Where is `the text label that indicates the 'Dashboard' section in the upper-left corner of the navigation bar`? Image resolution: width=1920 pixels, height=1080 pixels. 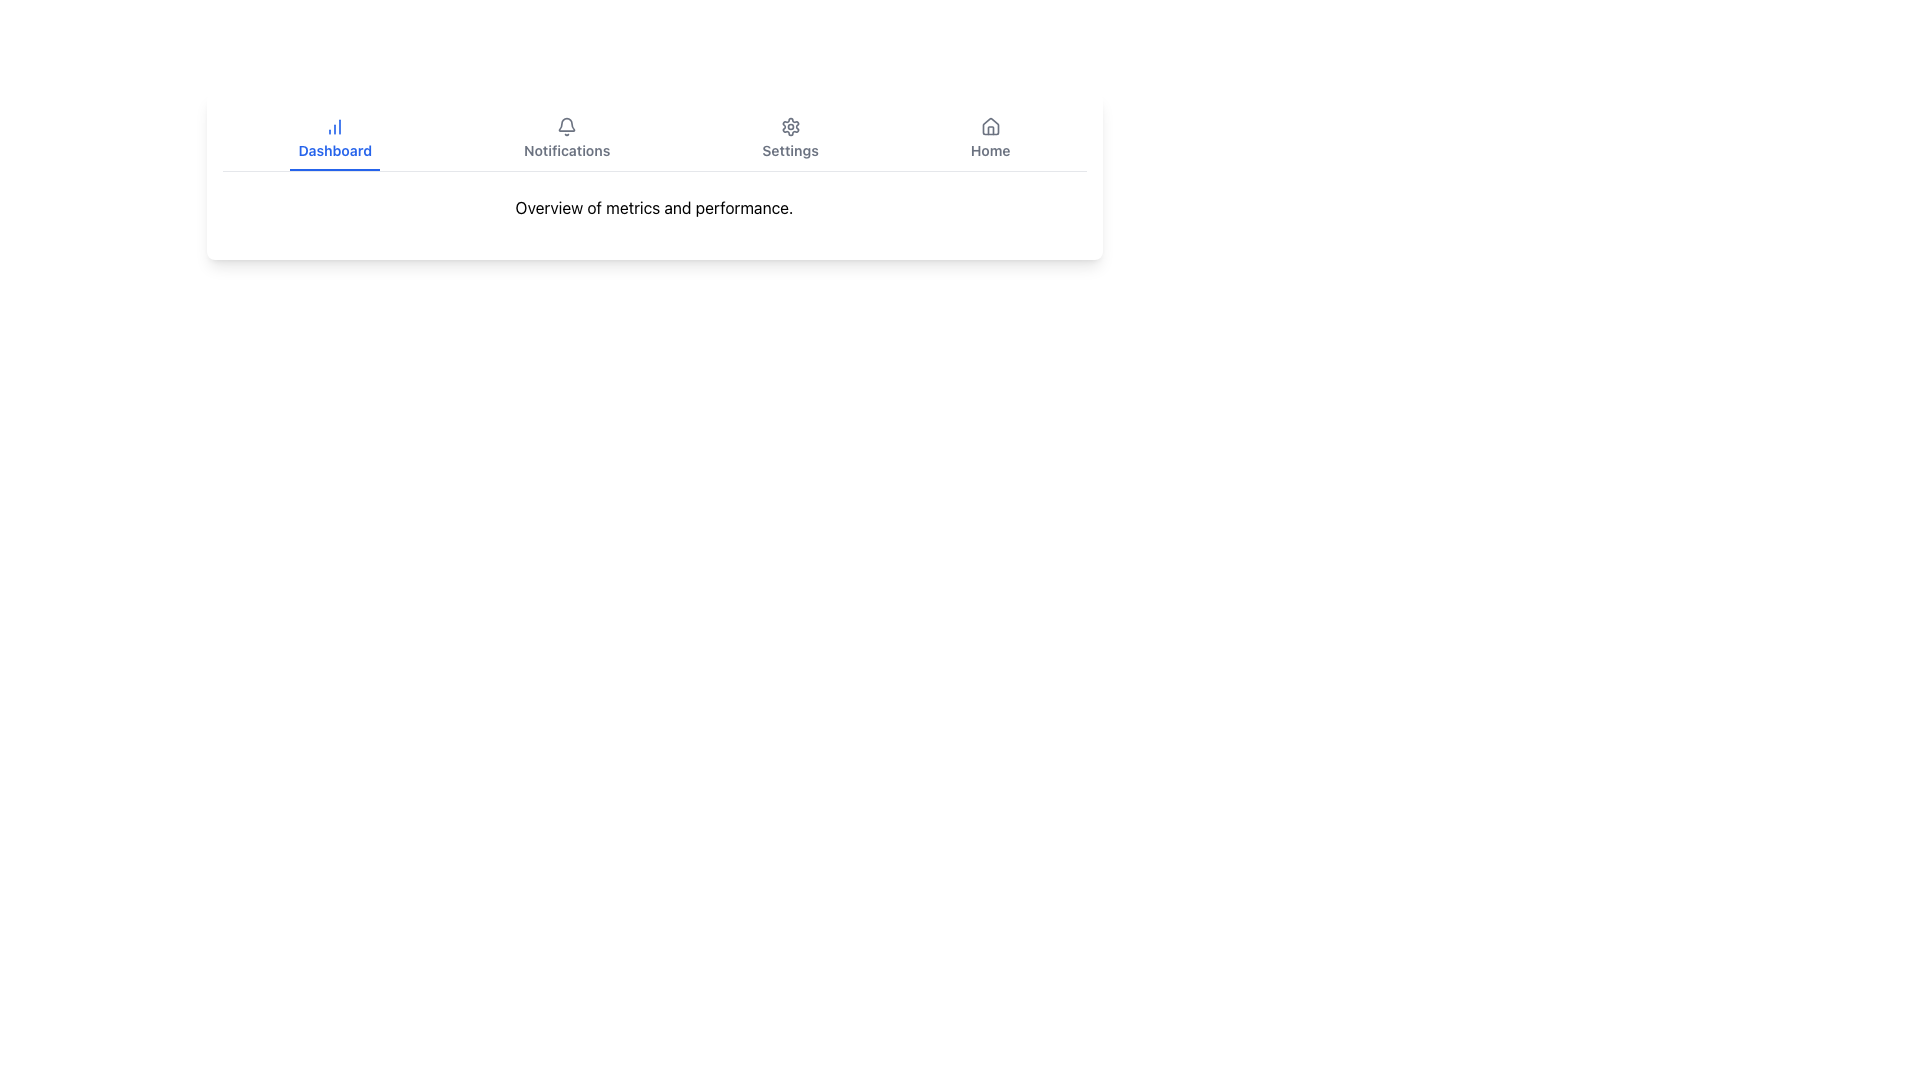 the text label that indicates the 'Dashboard' section in the upper-left corner of the navigation bar is located at coordinates (335, 149).